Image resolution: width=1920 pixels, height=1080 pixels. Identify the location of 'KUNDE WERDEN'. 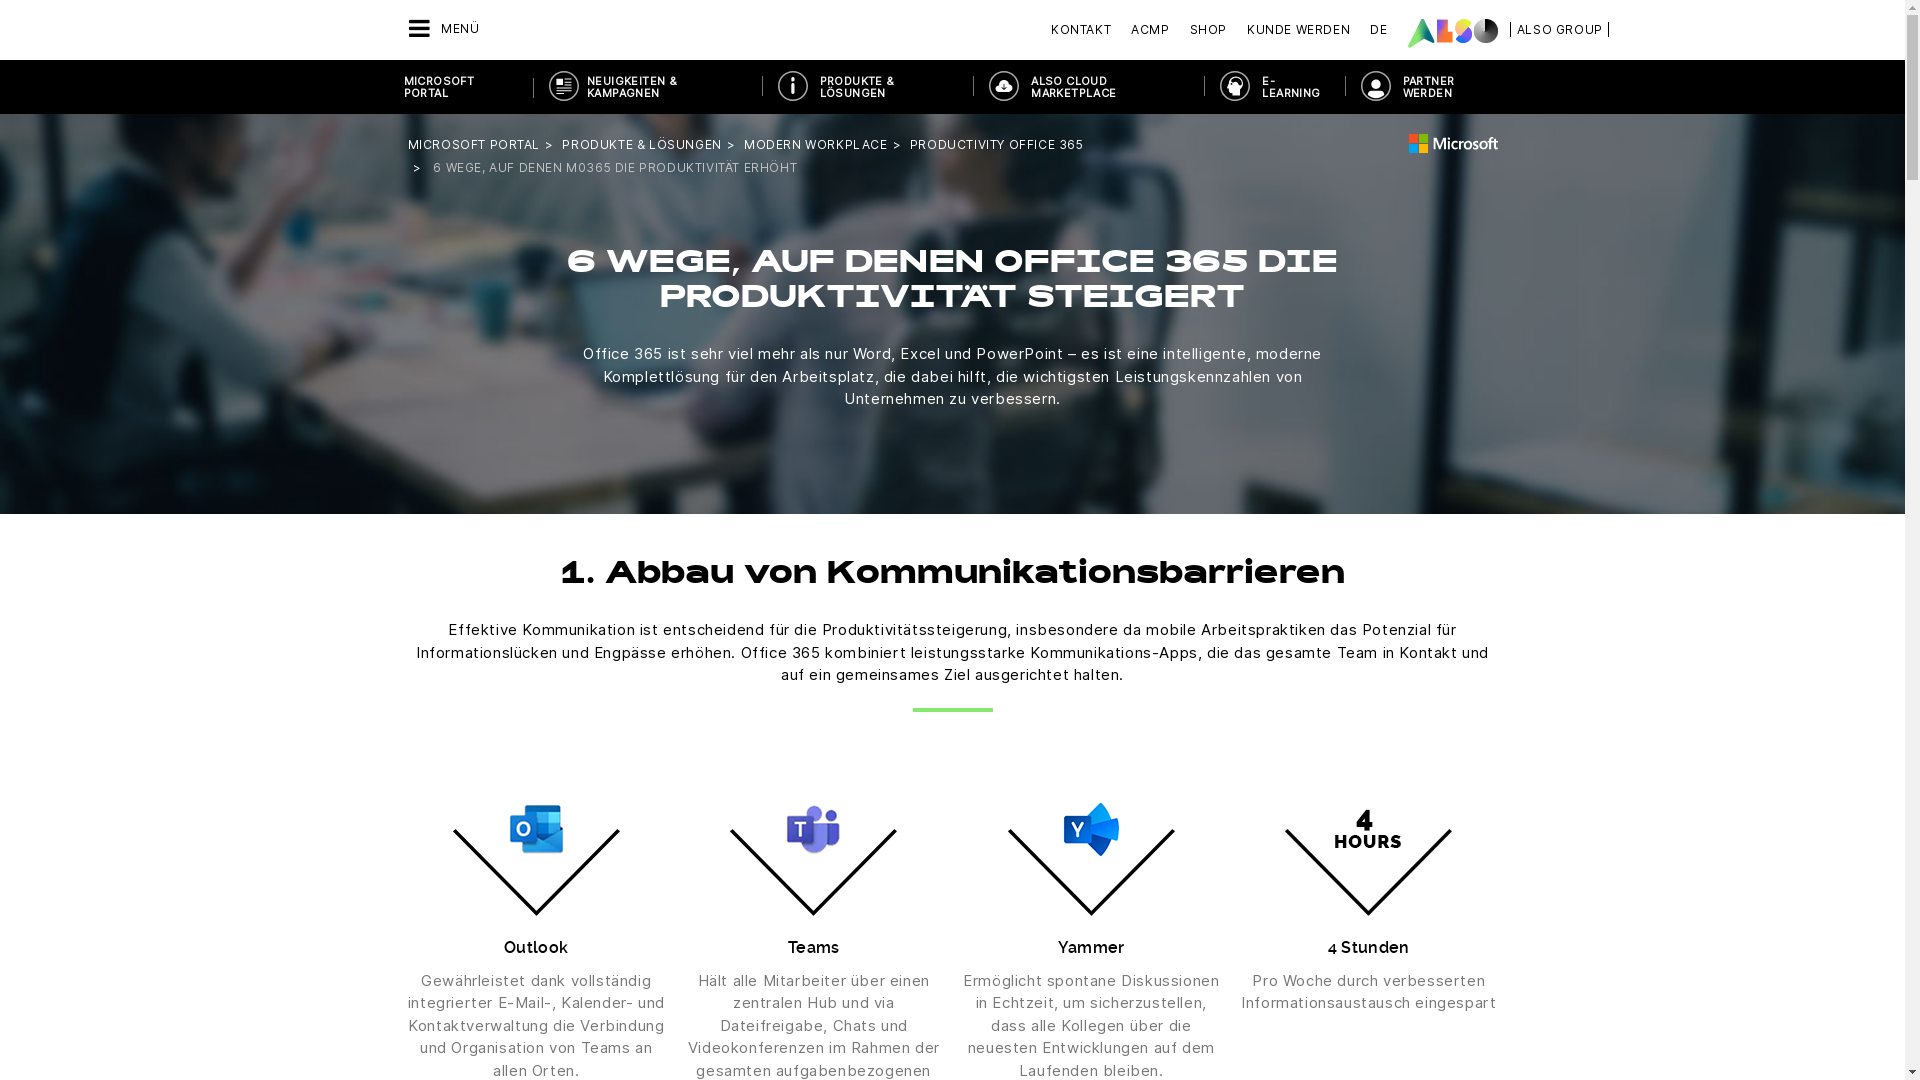
(1298, 30).